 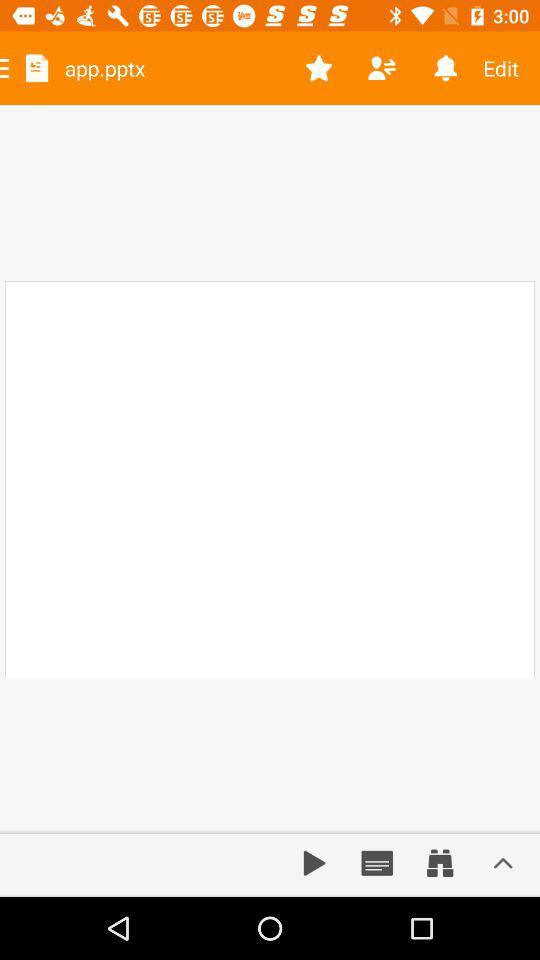 What do you see at coordinates (314, 862) in the screenshot?
I see `next` at bounding box center [314, 862].